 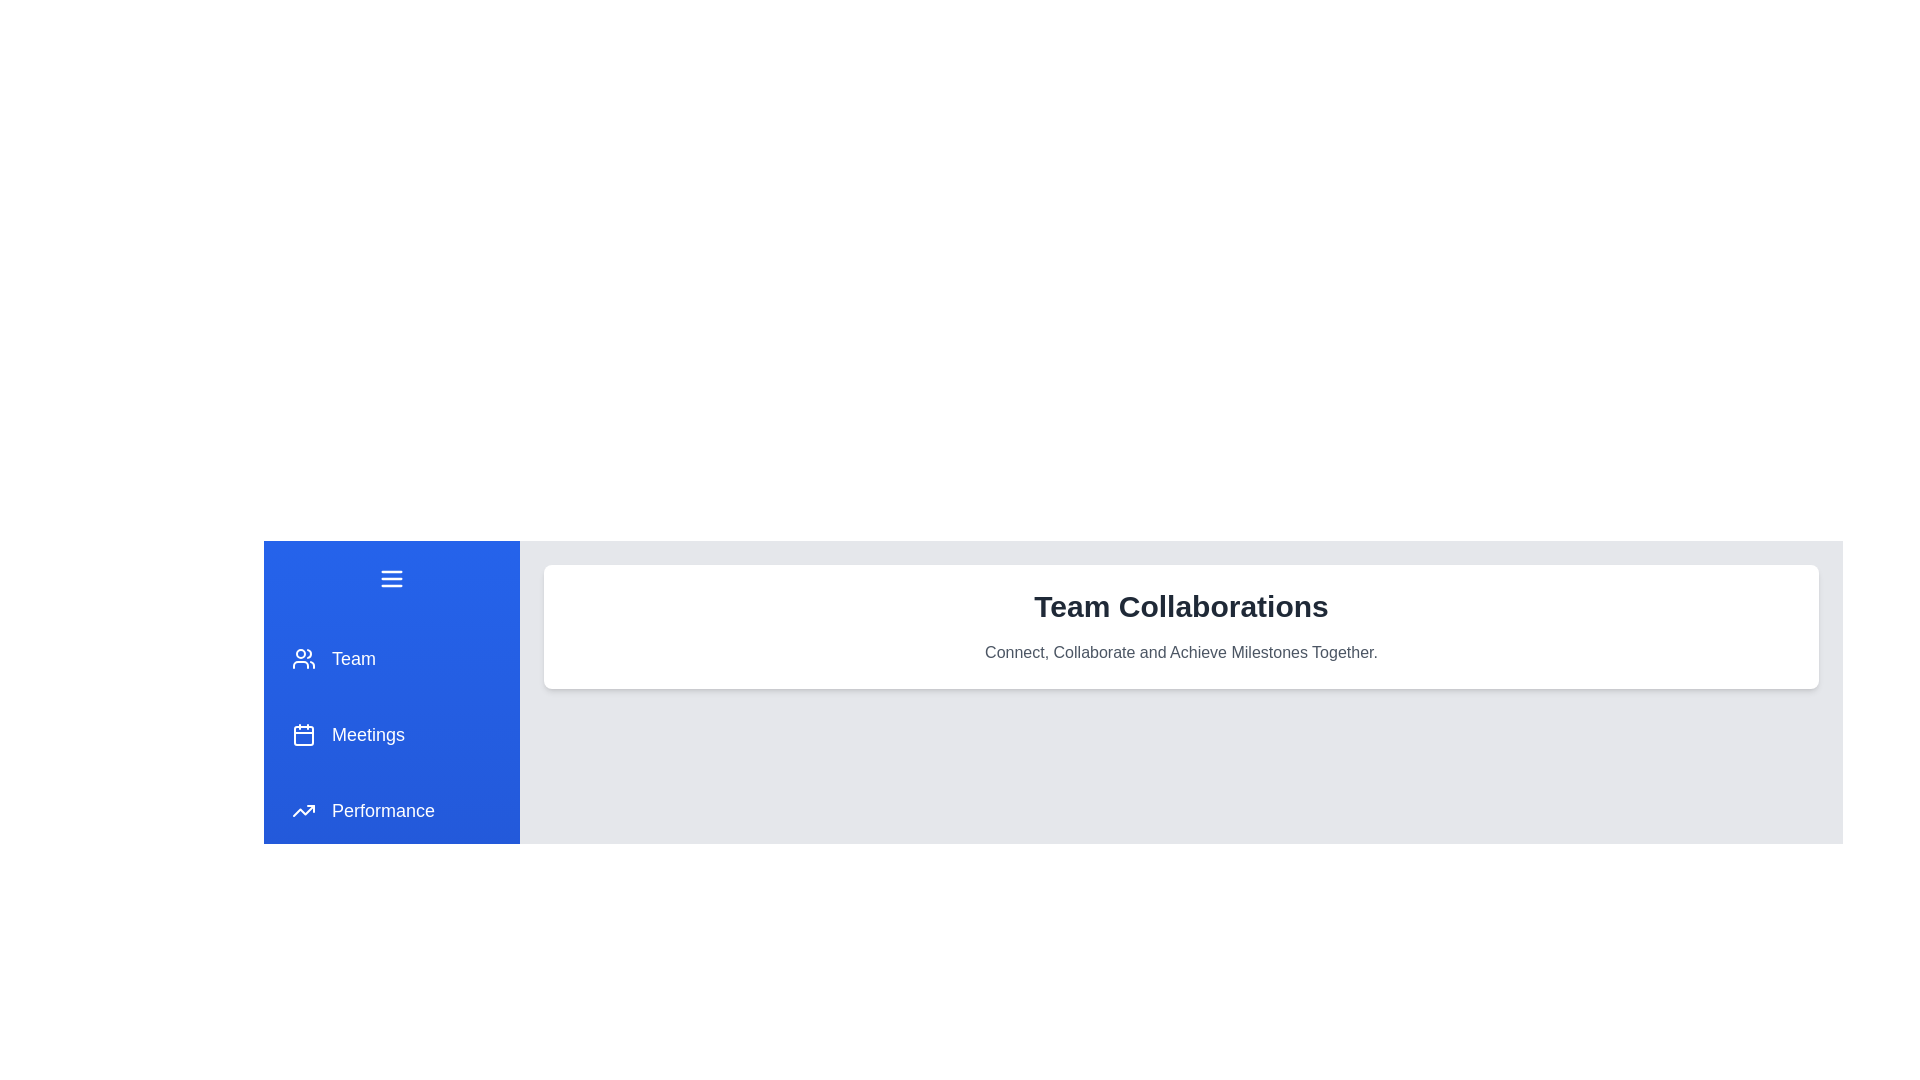 What do you see at coordinates (392, 810) in the screenshot?
I see `the menu item Performance from the drawer` at bounding box center [392, 810].